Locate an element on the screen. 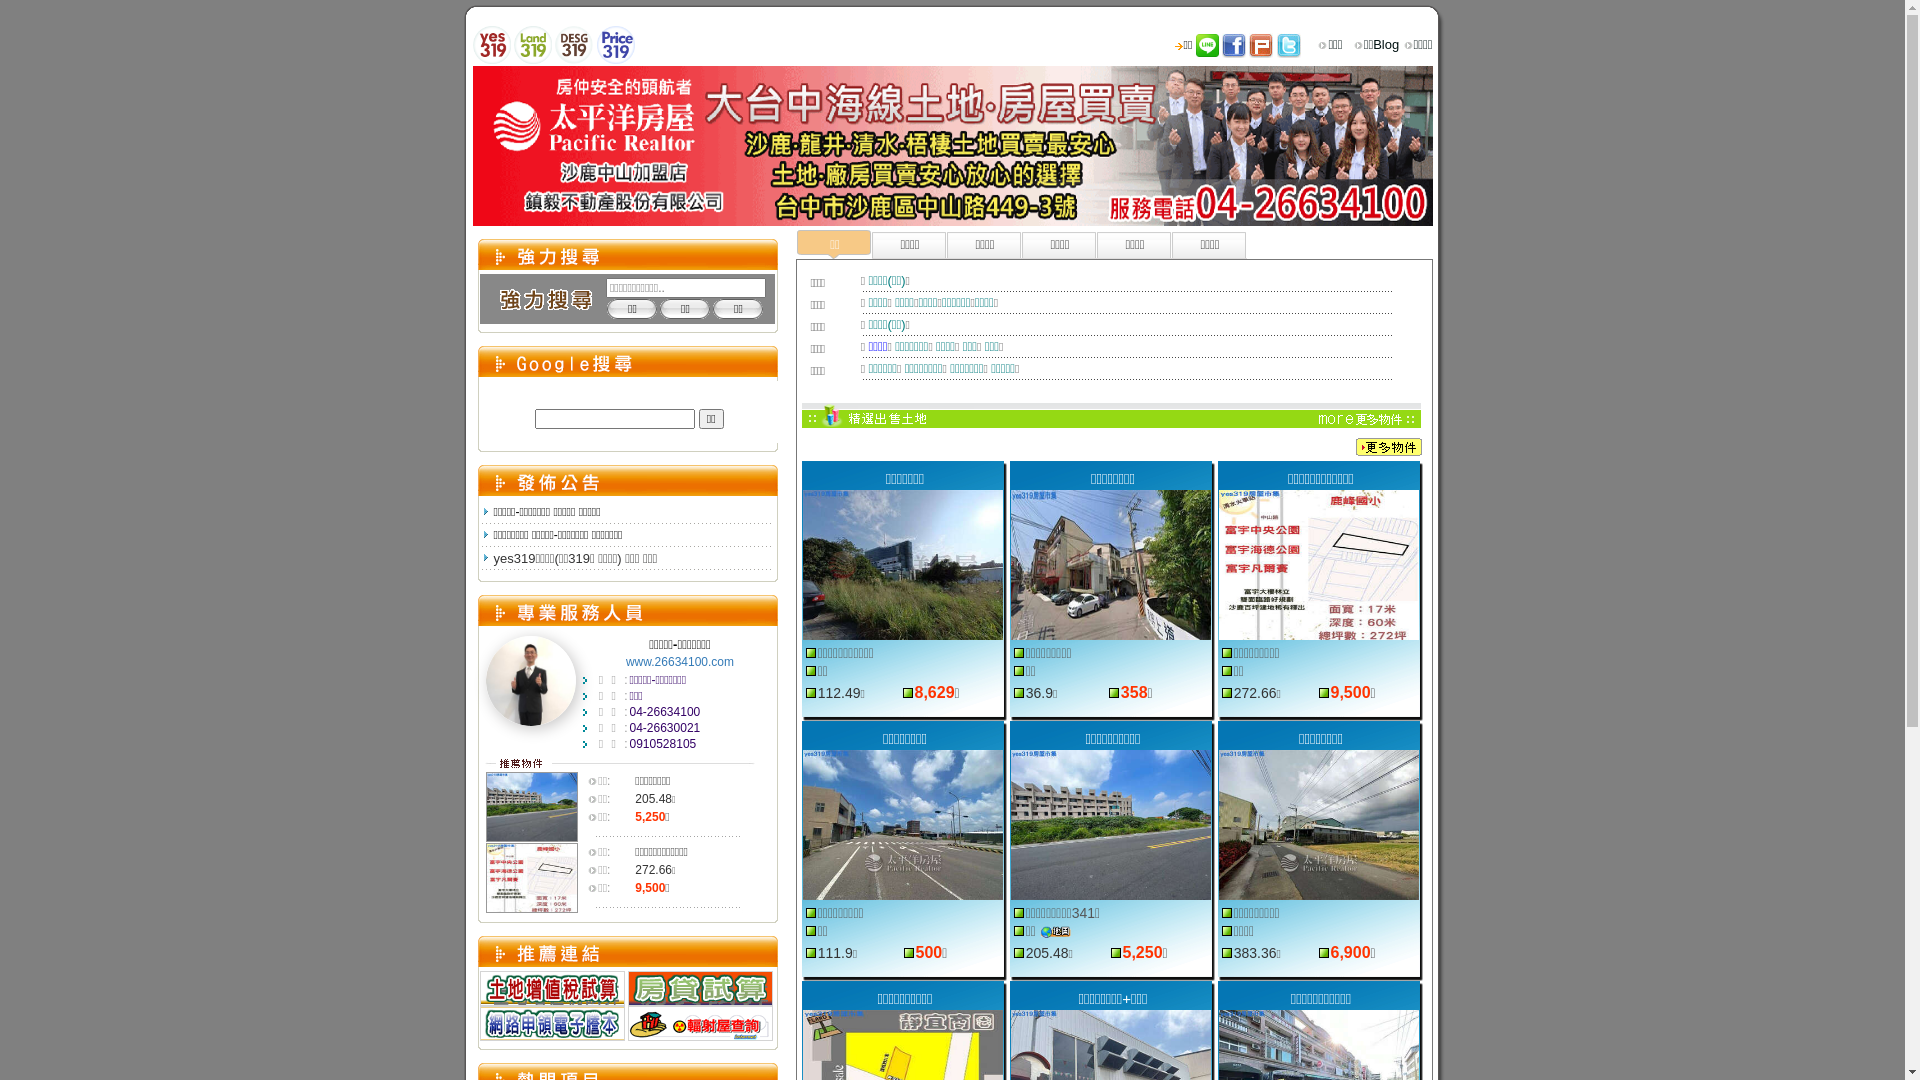  'www.26634100.com' is located at coordinates (680, 662).